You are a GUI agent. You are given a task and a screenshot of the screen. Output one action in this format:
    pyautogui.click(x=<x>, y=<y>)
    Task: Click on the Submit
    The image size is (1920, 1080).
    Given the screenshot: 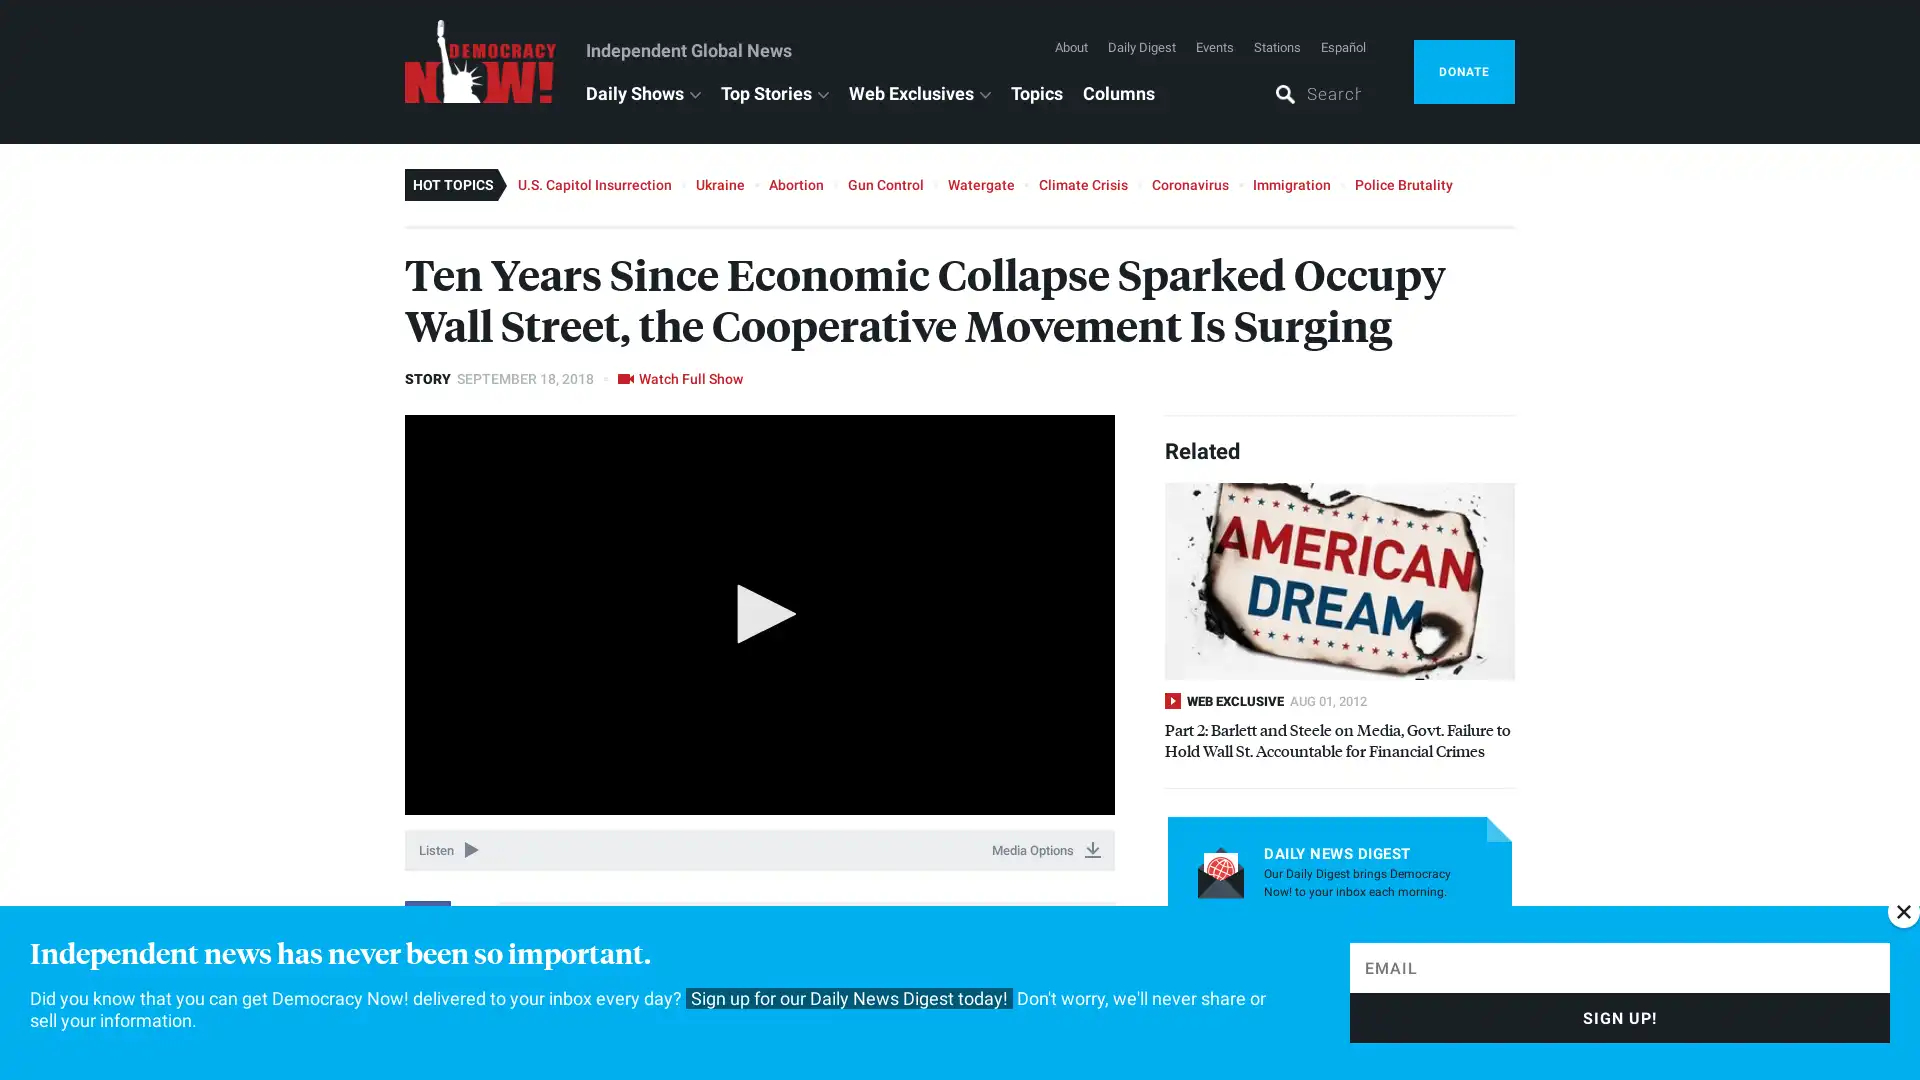 What is the action you would take?
    pyautogui.click(x=1441, y=951)
    